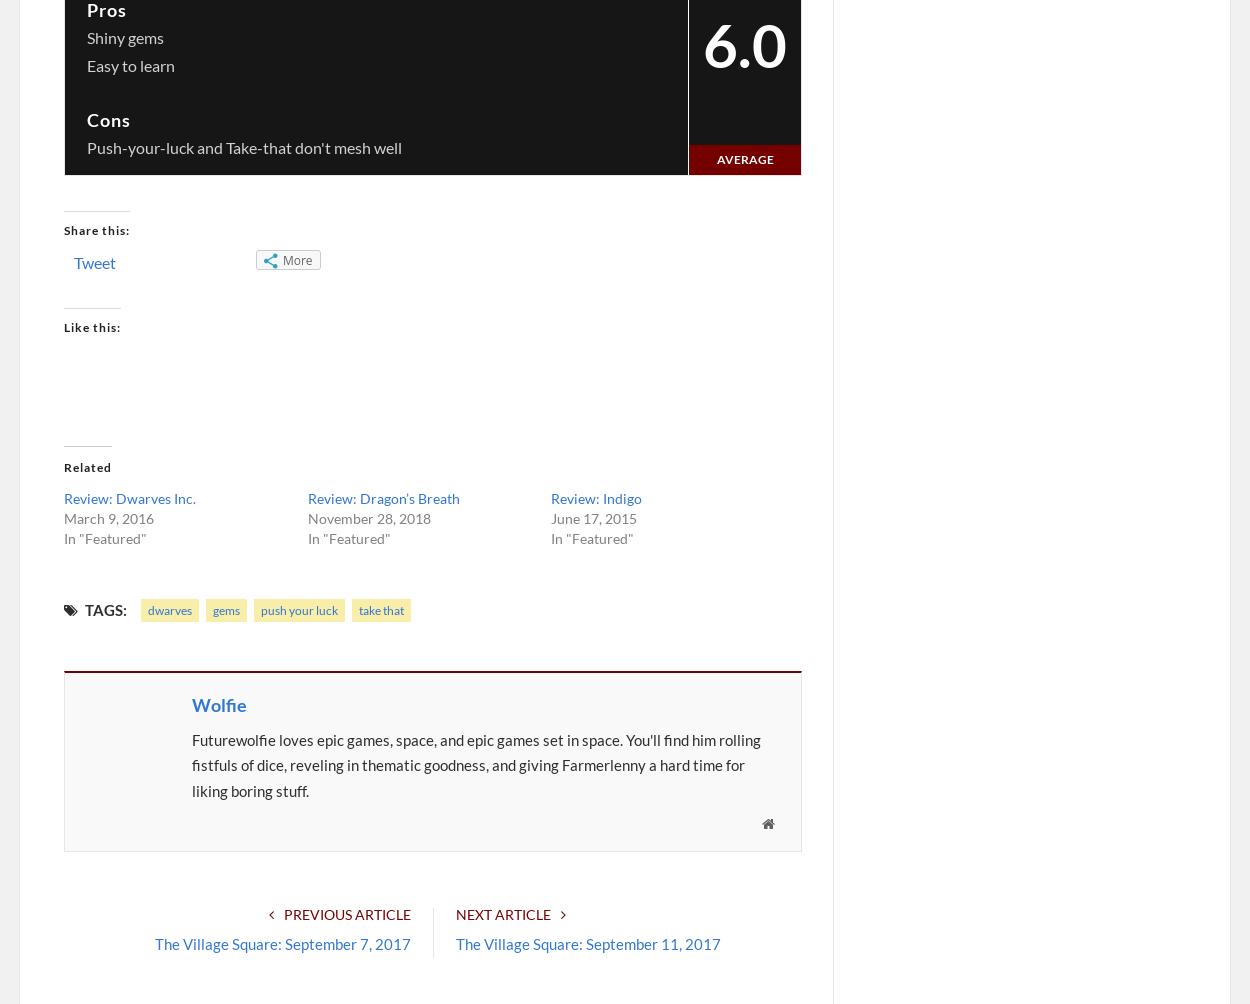  What do you see at coordinates (243, 145) in the screenshot?
I see `'Push-your-luck and Take-that don't mesh well'` at bounding box center [243, 145].